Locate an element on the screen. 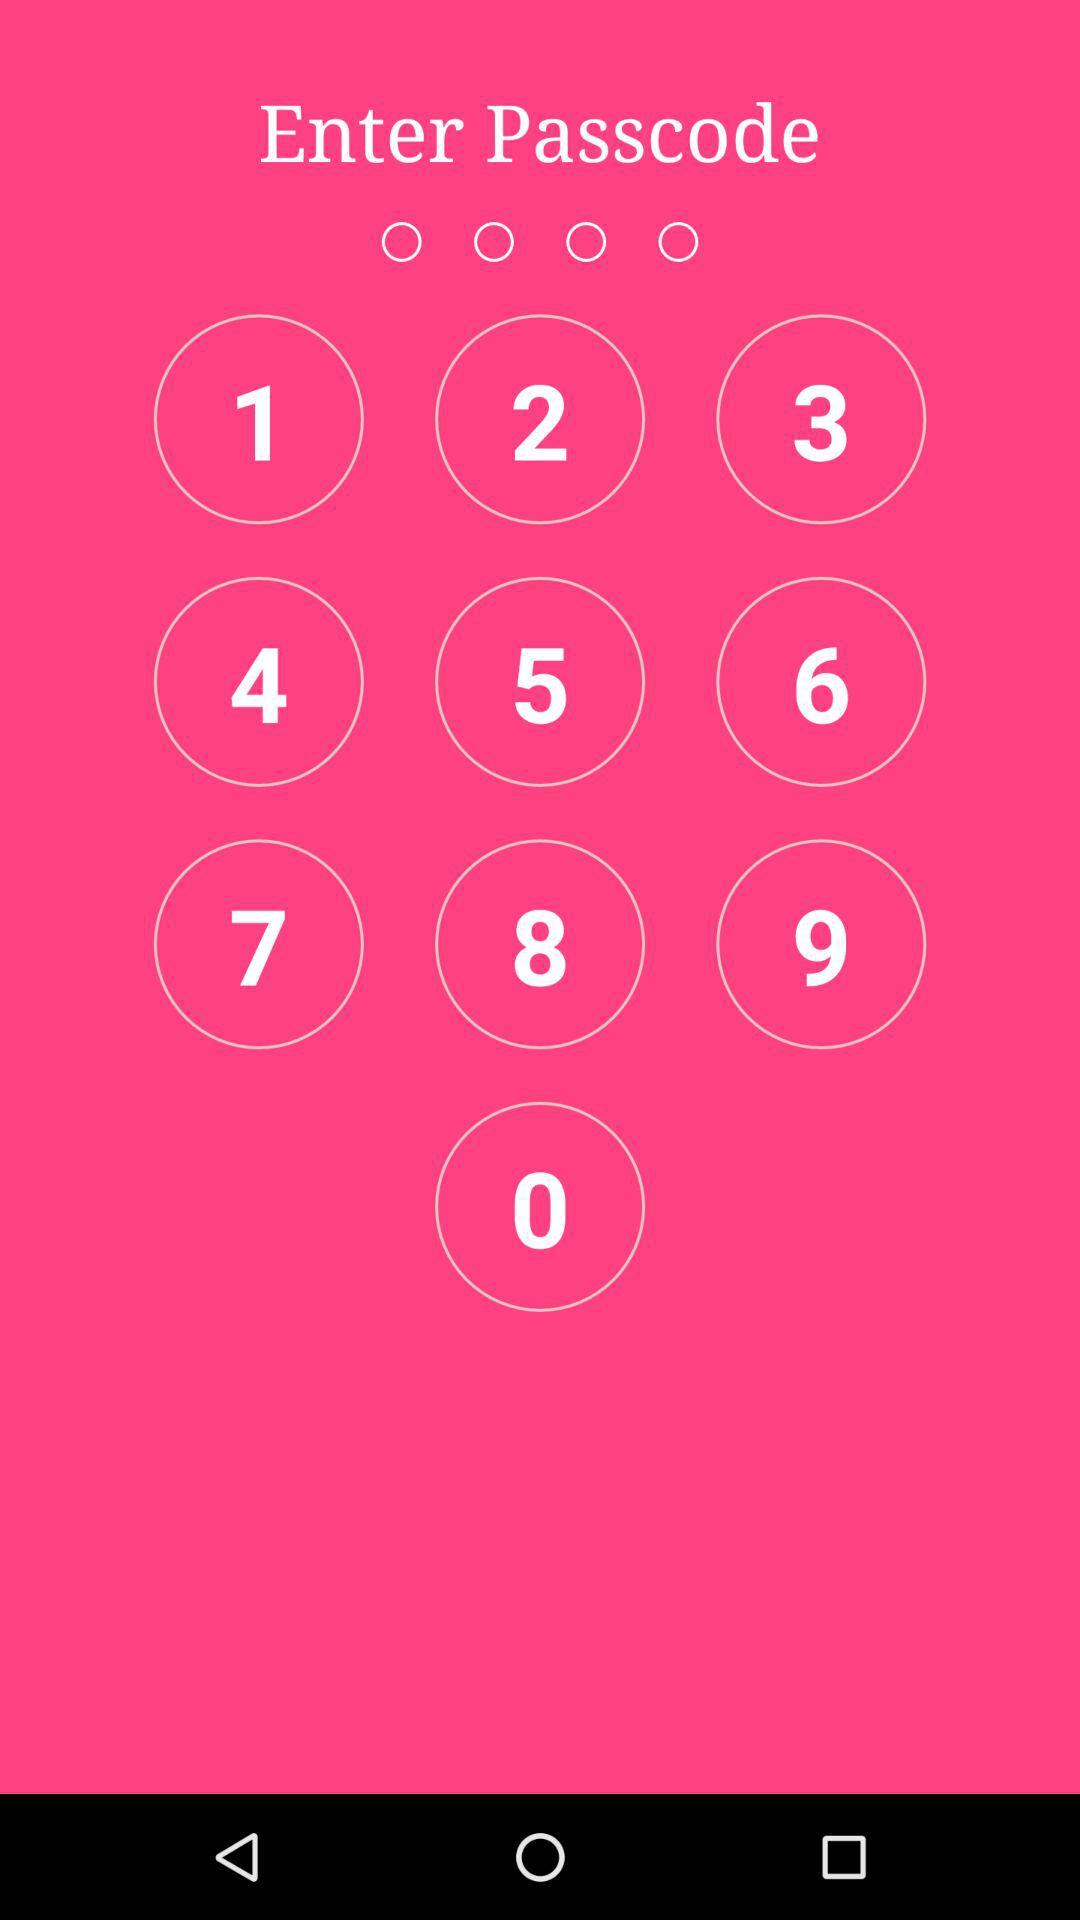 The width and height of the screenshot is (1080, 1920). the icon which says 5 is located at coordinates (540, 681).